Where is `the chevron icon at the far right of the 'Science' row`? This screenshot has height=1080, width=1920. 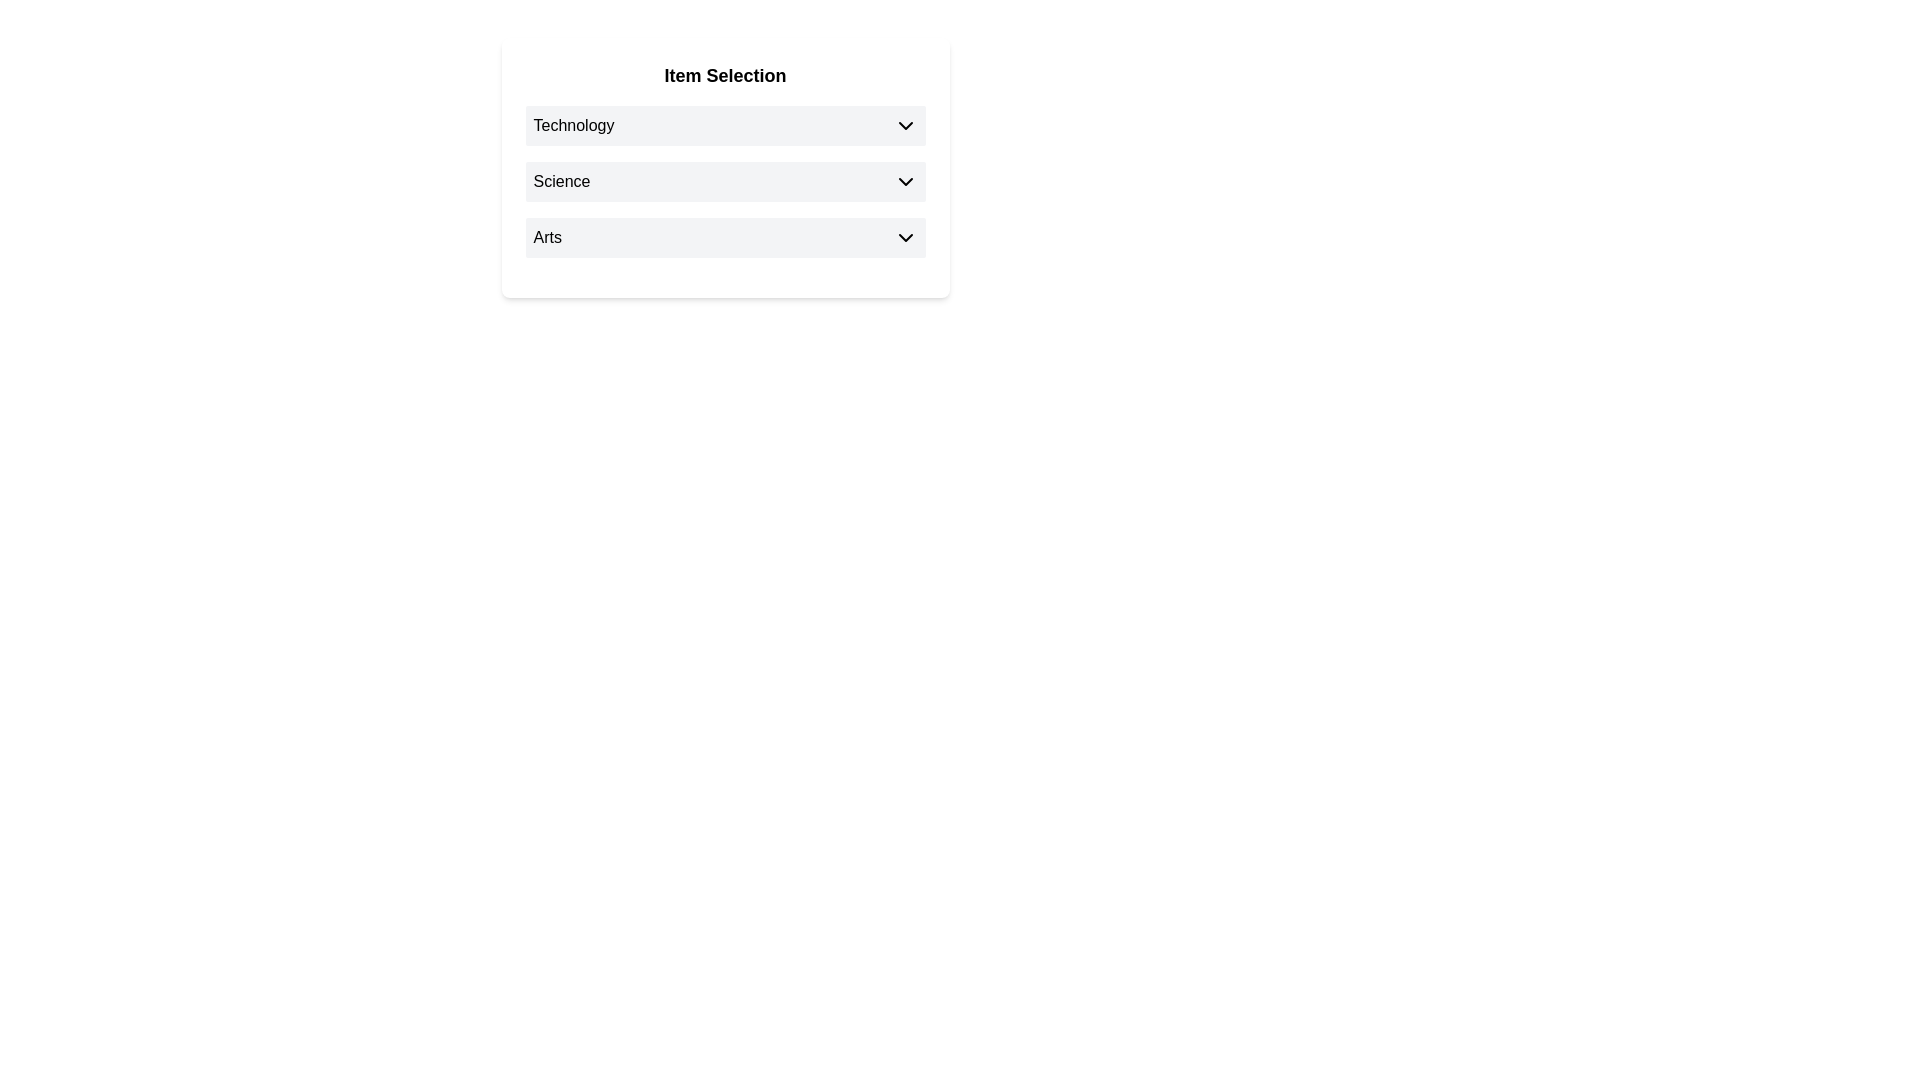 the chevron icon at the far right of the 'Science' row is located at coordinates (904, 181).